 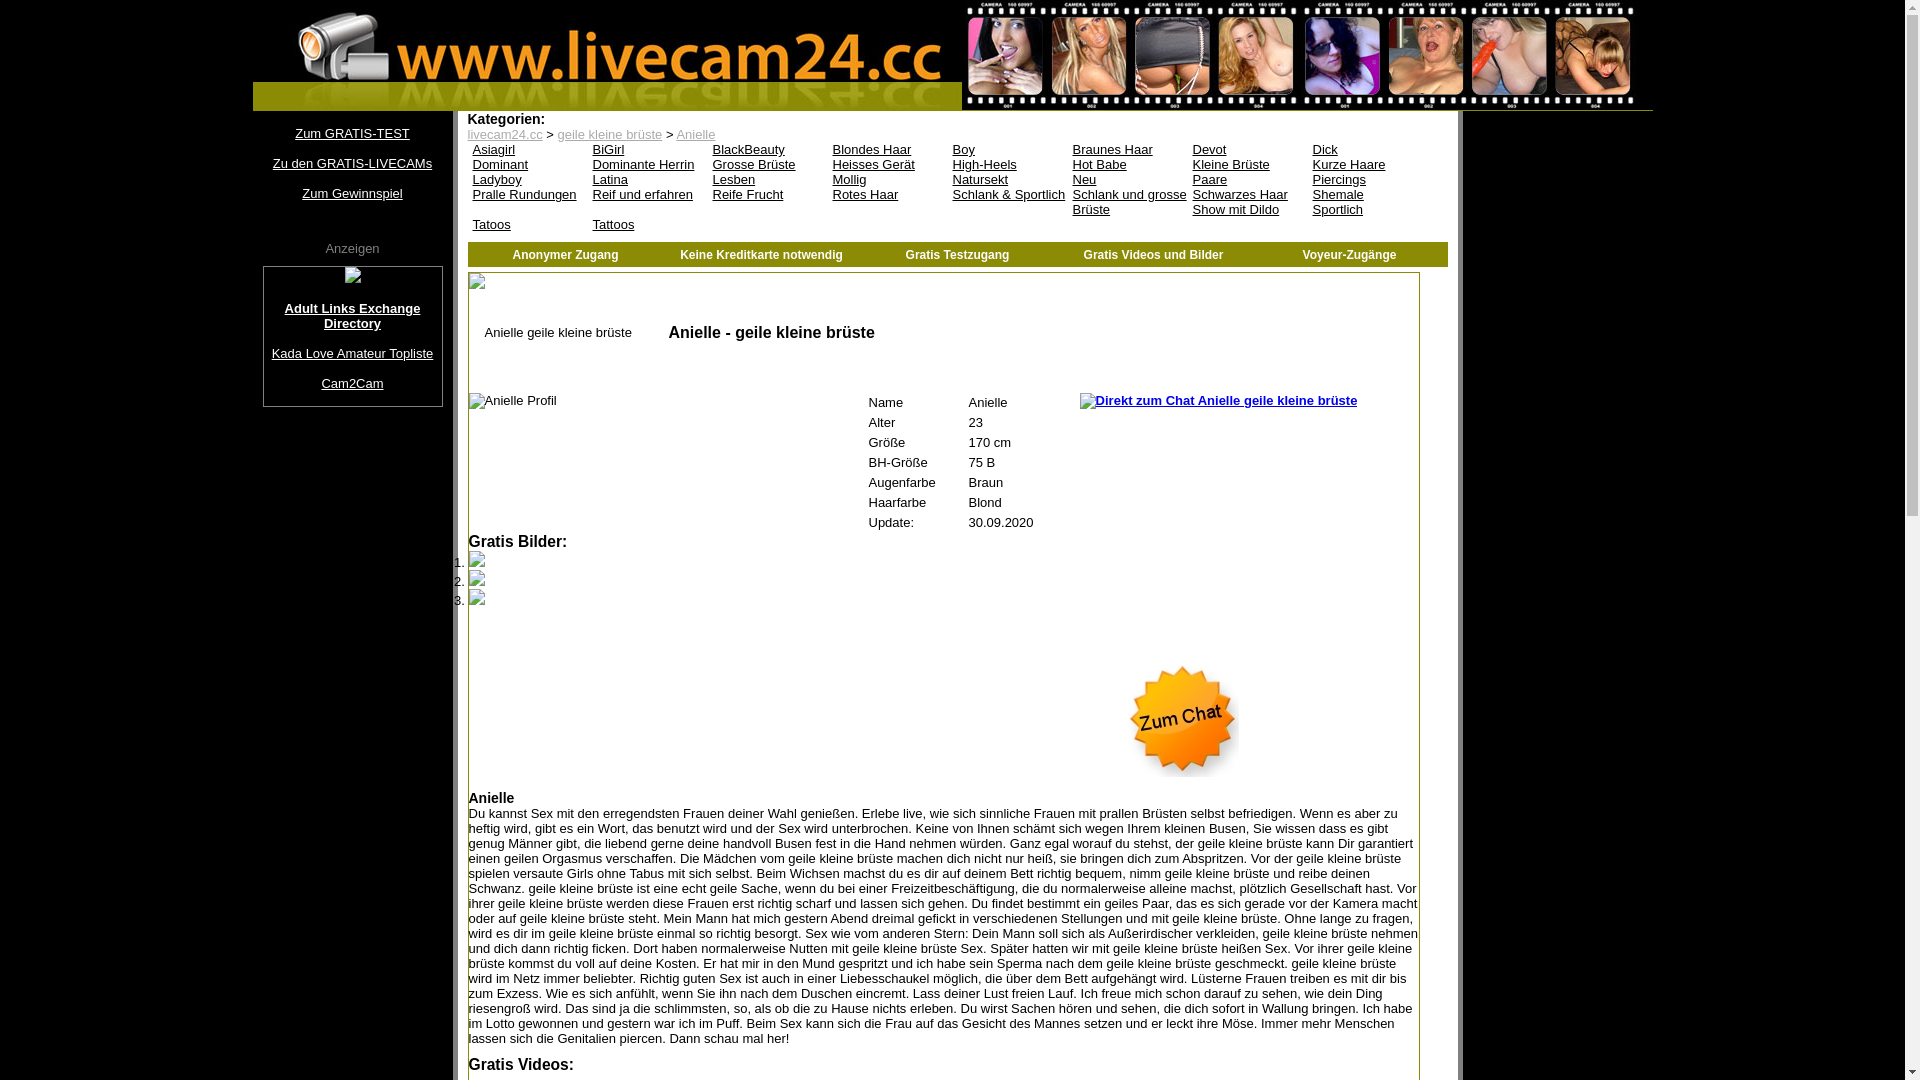 What do you see at coordinates (261, 162) in the screenshot?
I see `'Zu den GRATIS-LIVECAMs'` at bounding box center [261, 162].